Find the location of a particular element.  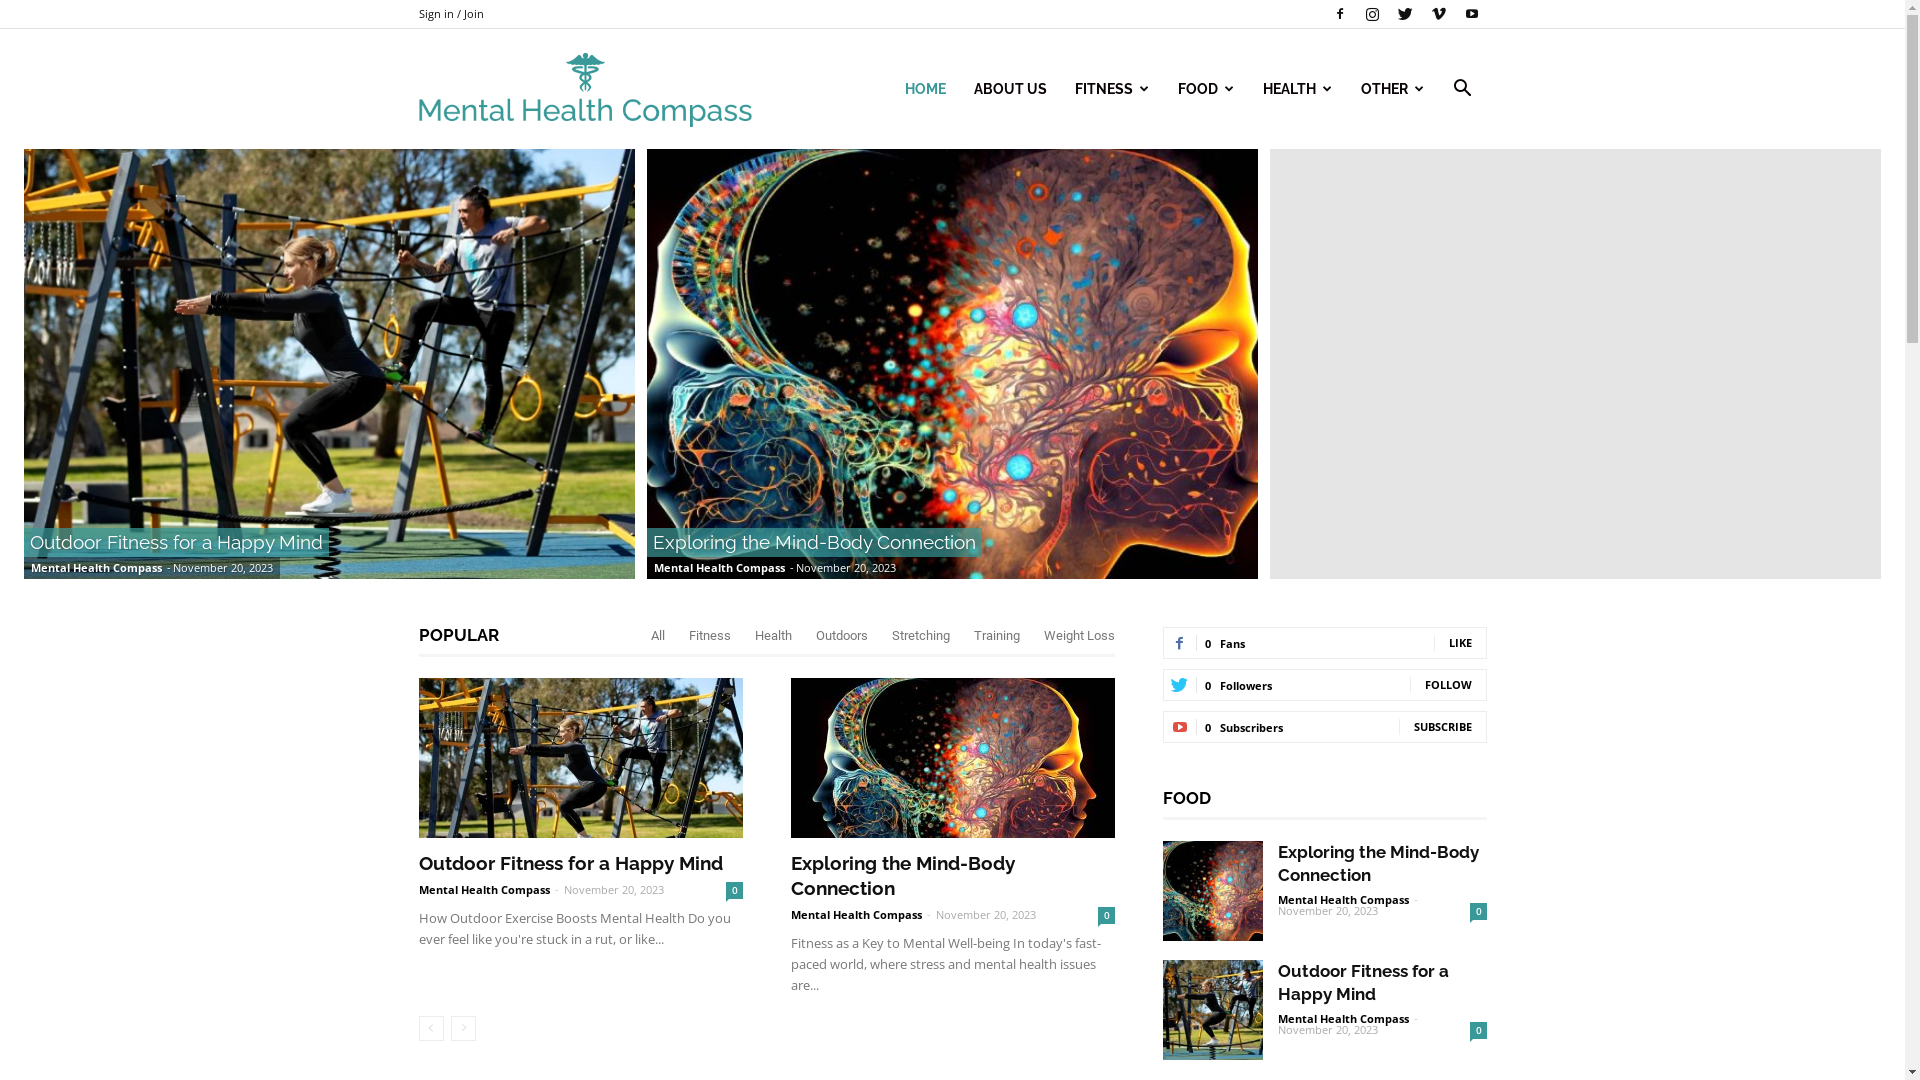

'OTHER' is located at coordinates (1345, 87).